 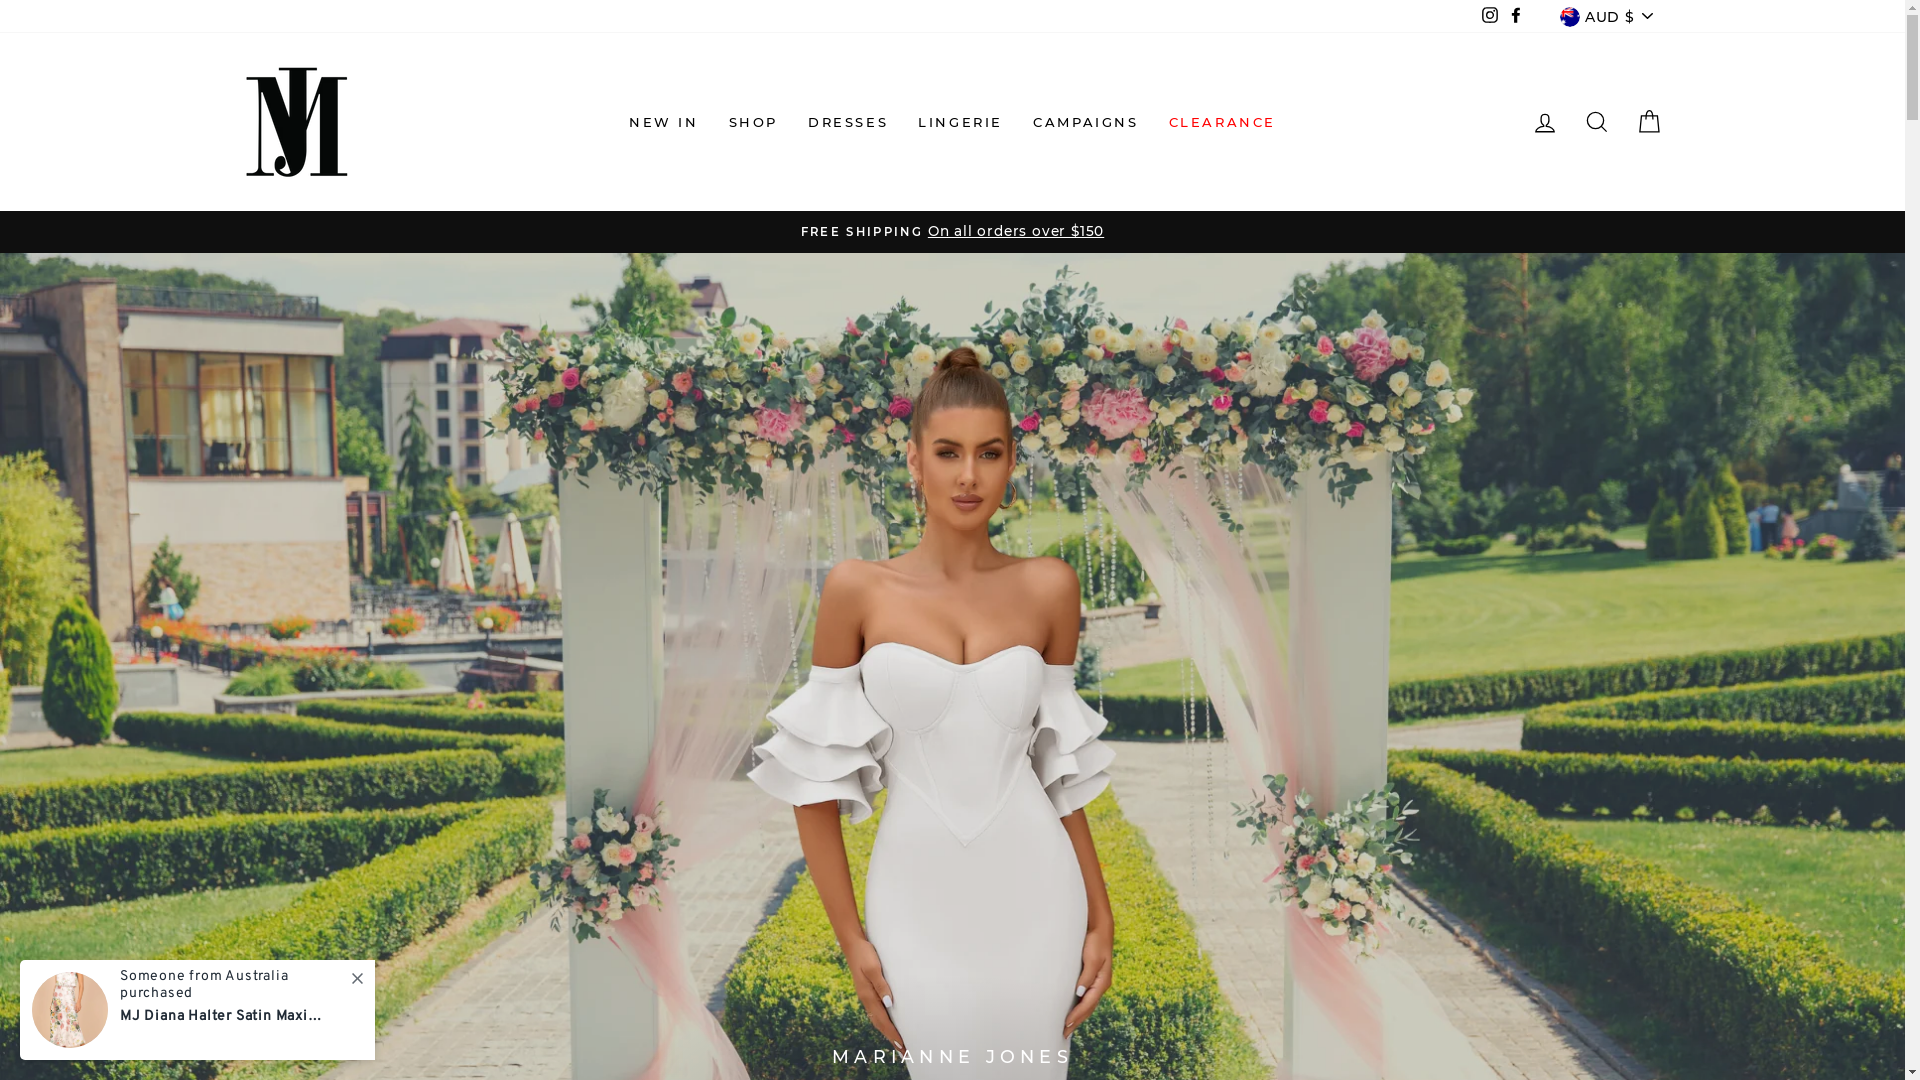 What do you see at coordinates (613, 123) in the screenshot?
I see `'NEW IN'` at bounding box center [613, 123].